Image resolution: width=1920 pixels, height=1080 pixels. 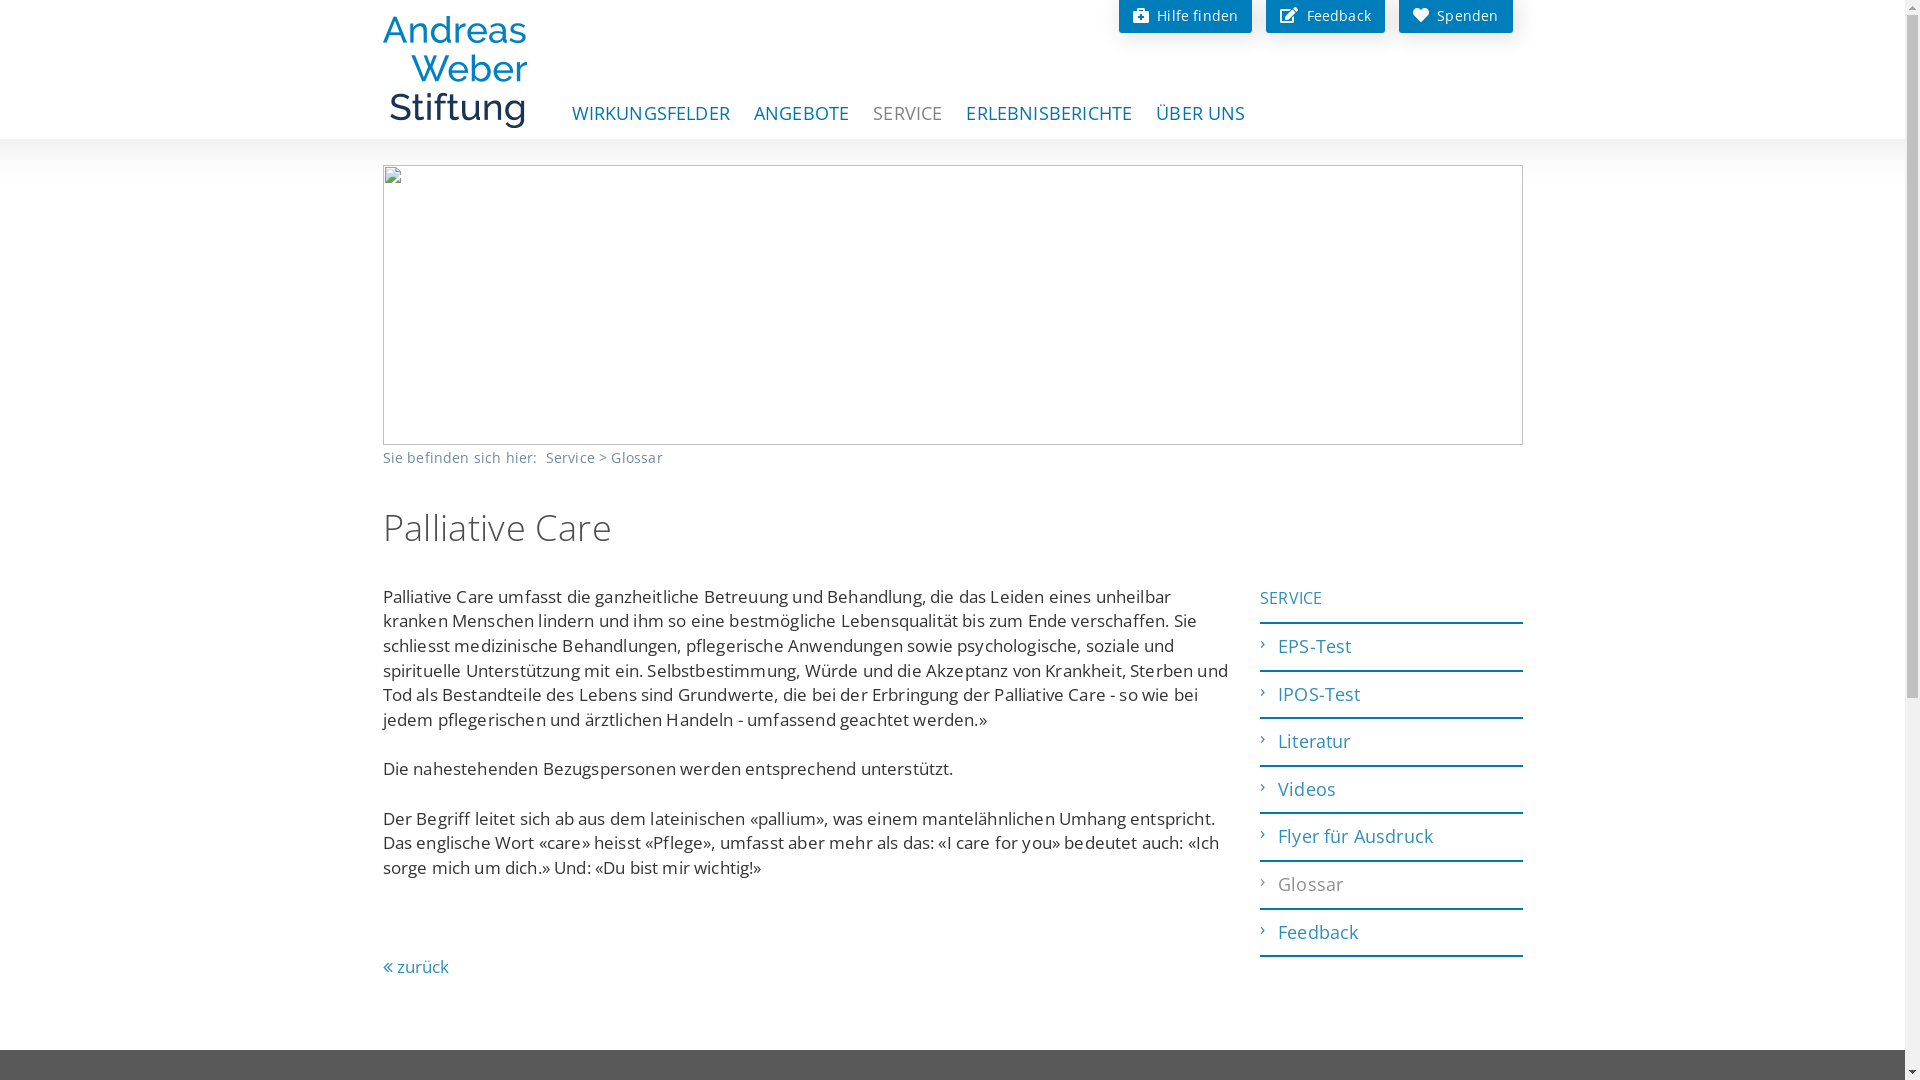 What do you see at coordinates (1390, 693) in the screenshot?
I see `'IPOS-Test'` at bounding box center [1390, 693].